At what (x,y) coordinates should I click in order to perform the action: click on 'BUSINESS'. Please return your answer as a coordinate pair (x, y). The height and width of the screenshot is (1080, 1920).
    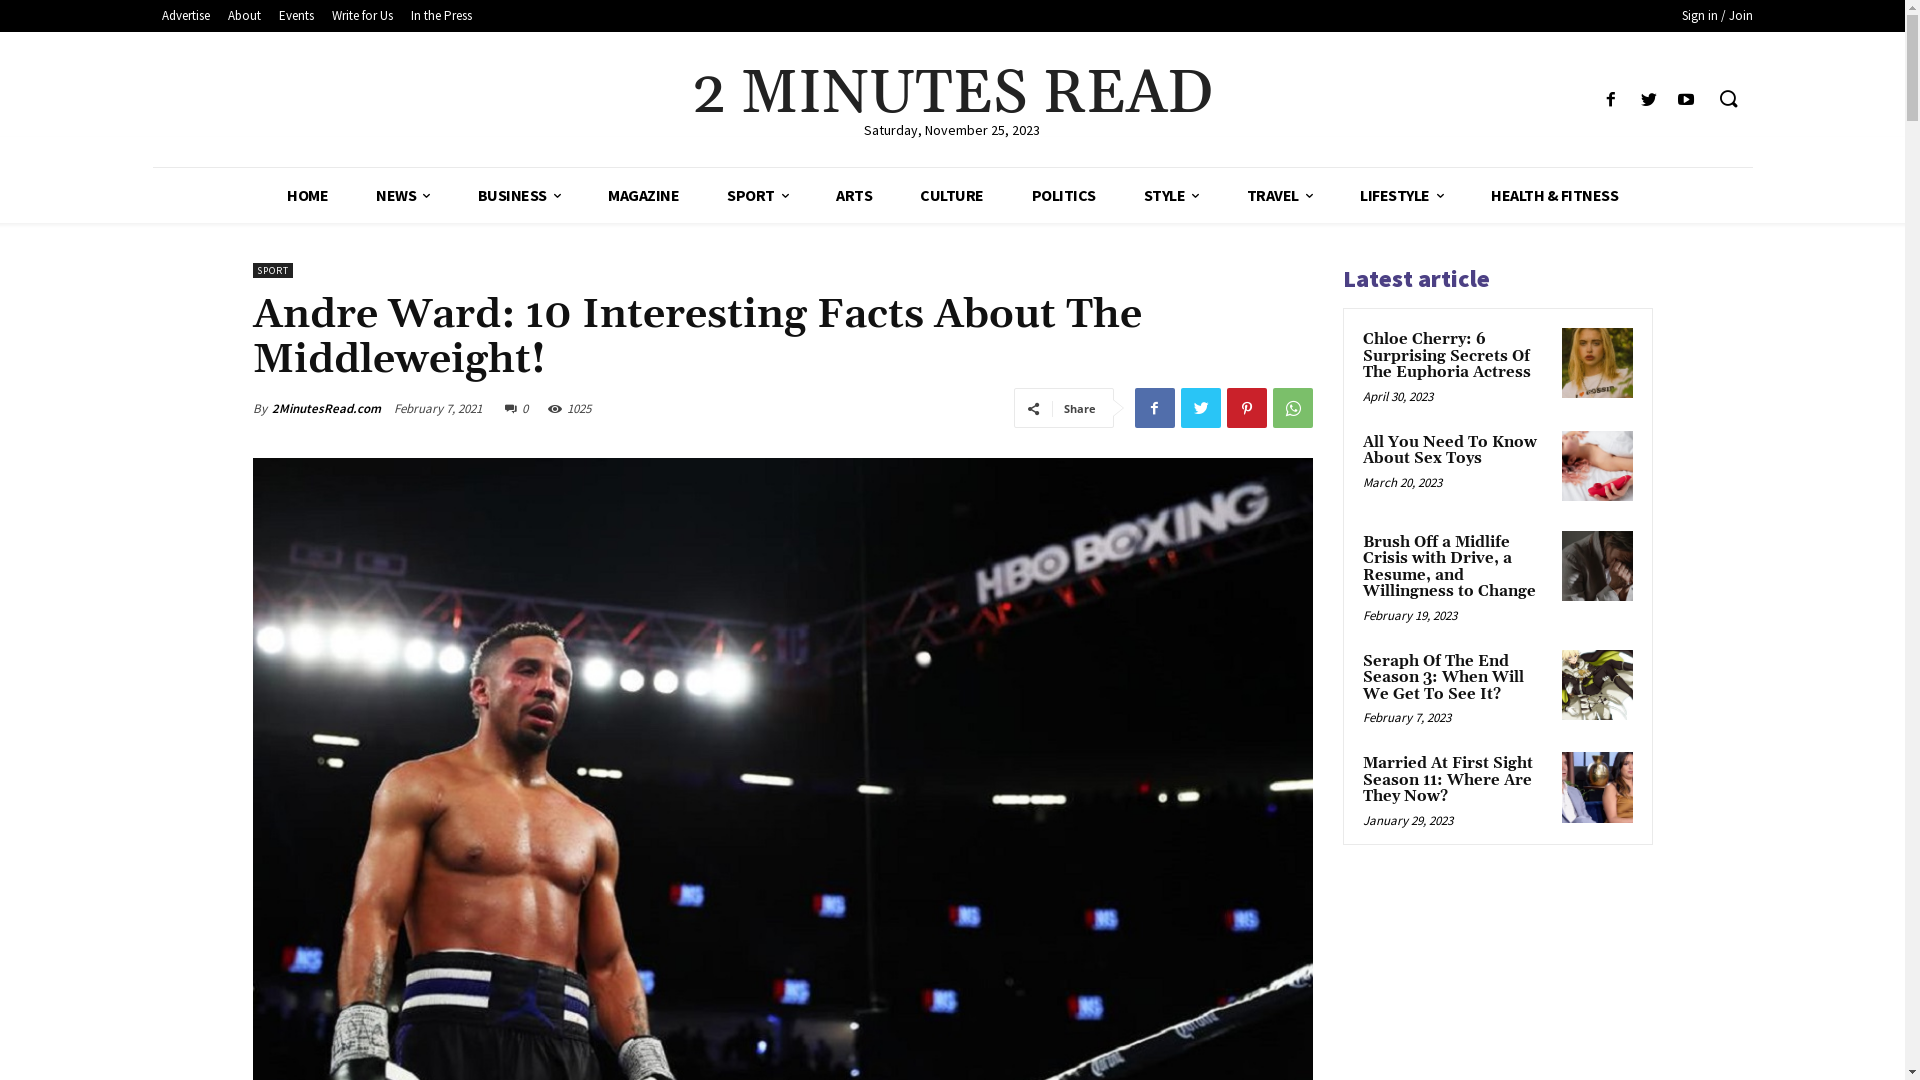
    Looking at the image, I should click on (453, 195).